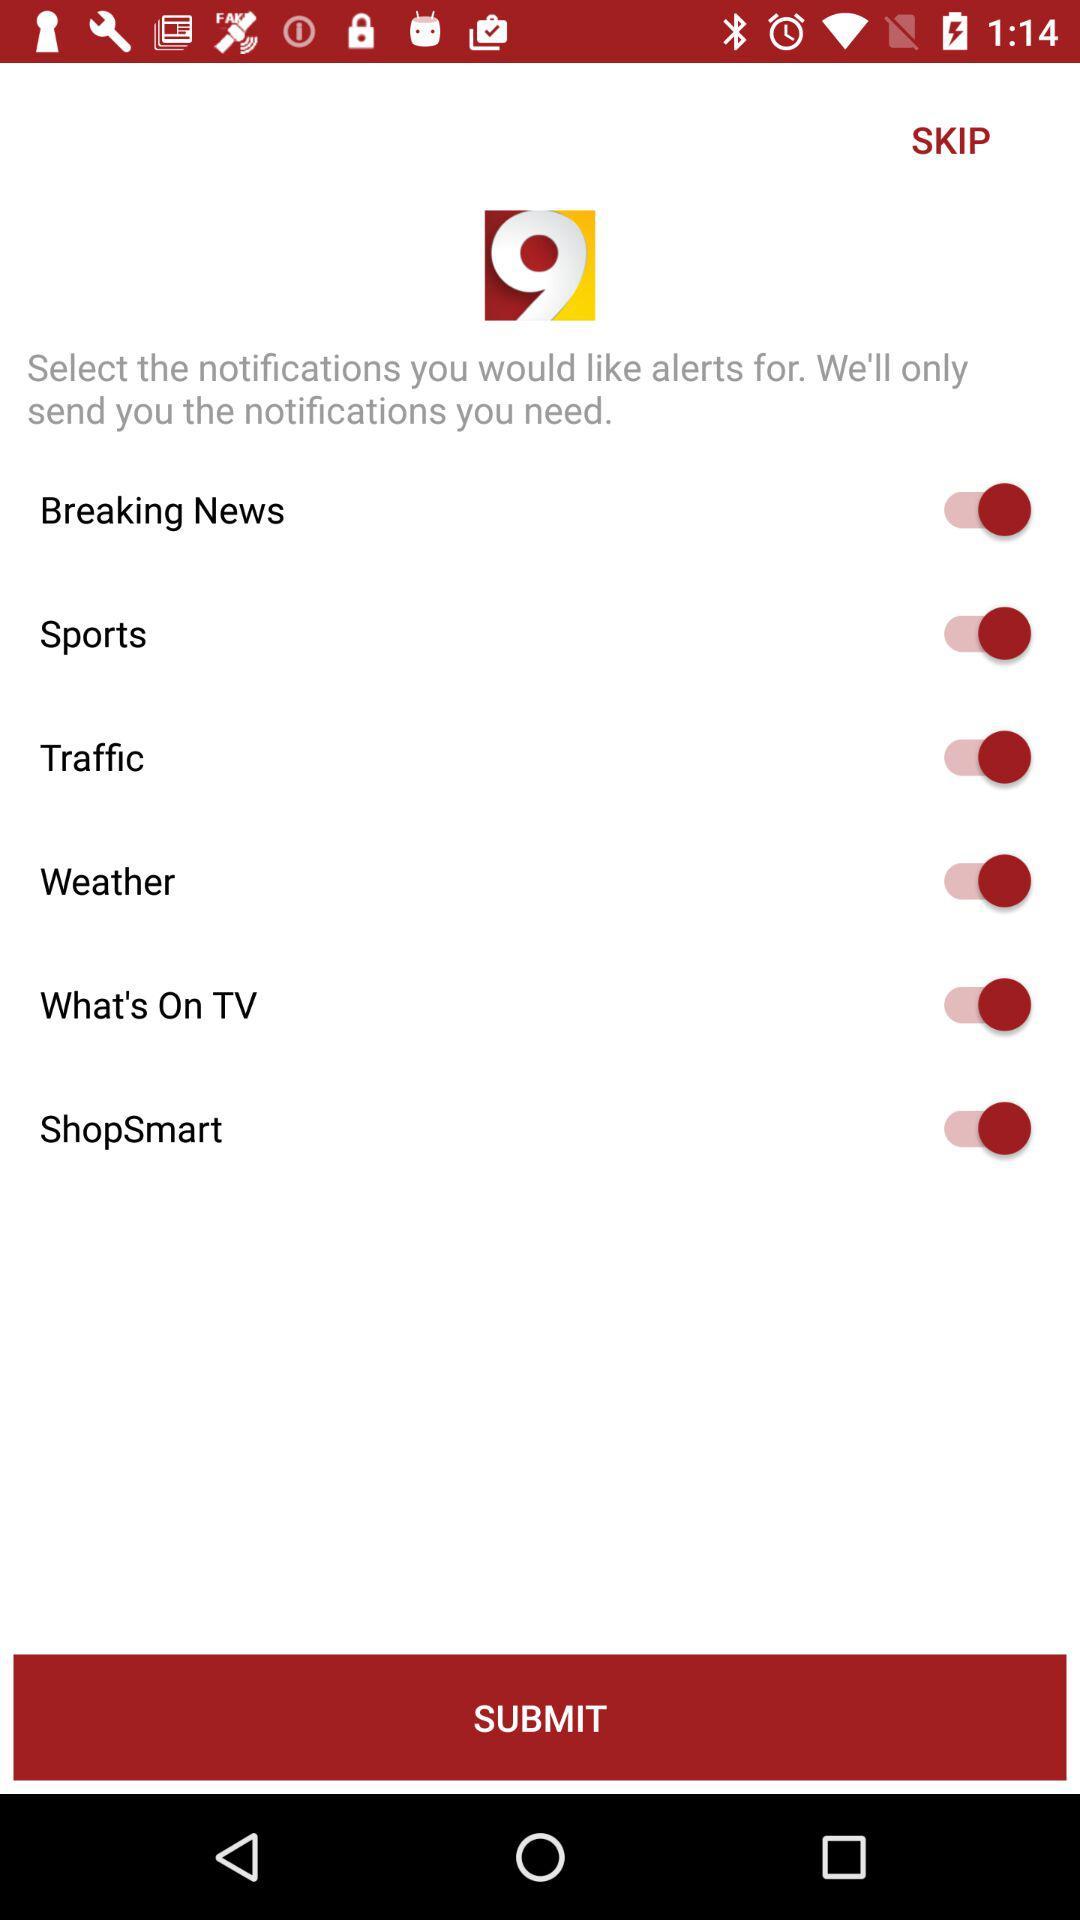 The image size is (1080, 1920). Describe the element at coordinates (540, 1716) in the screenshot. I see `the submit` at that location.